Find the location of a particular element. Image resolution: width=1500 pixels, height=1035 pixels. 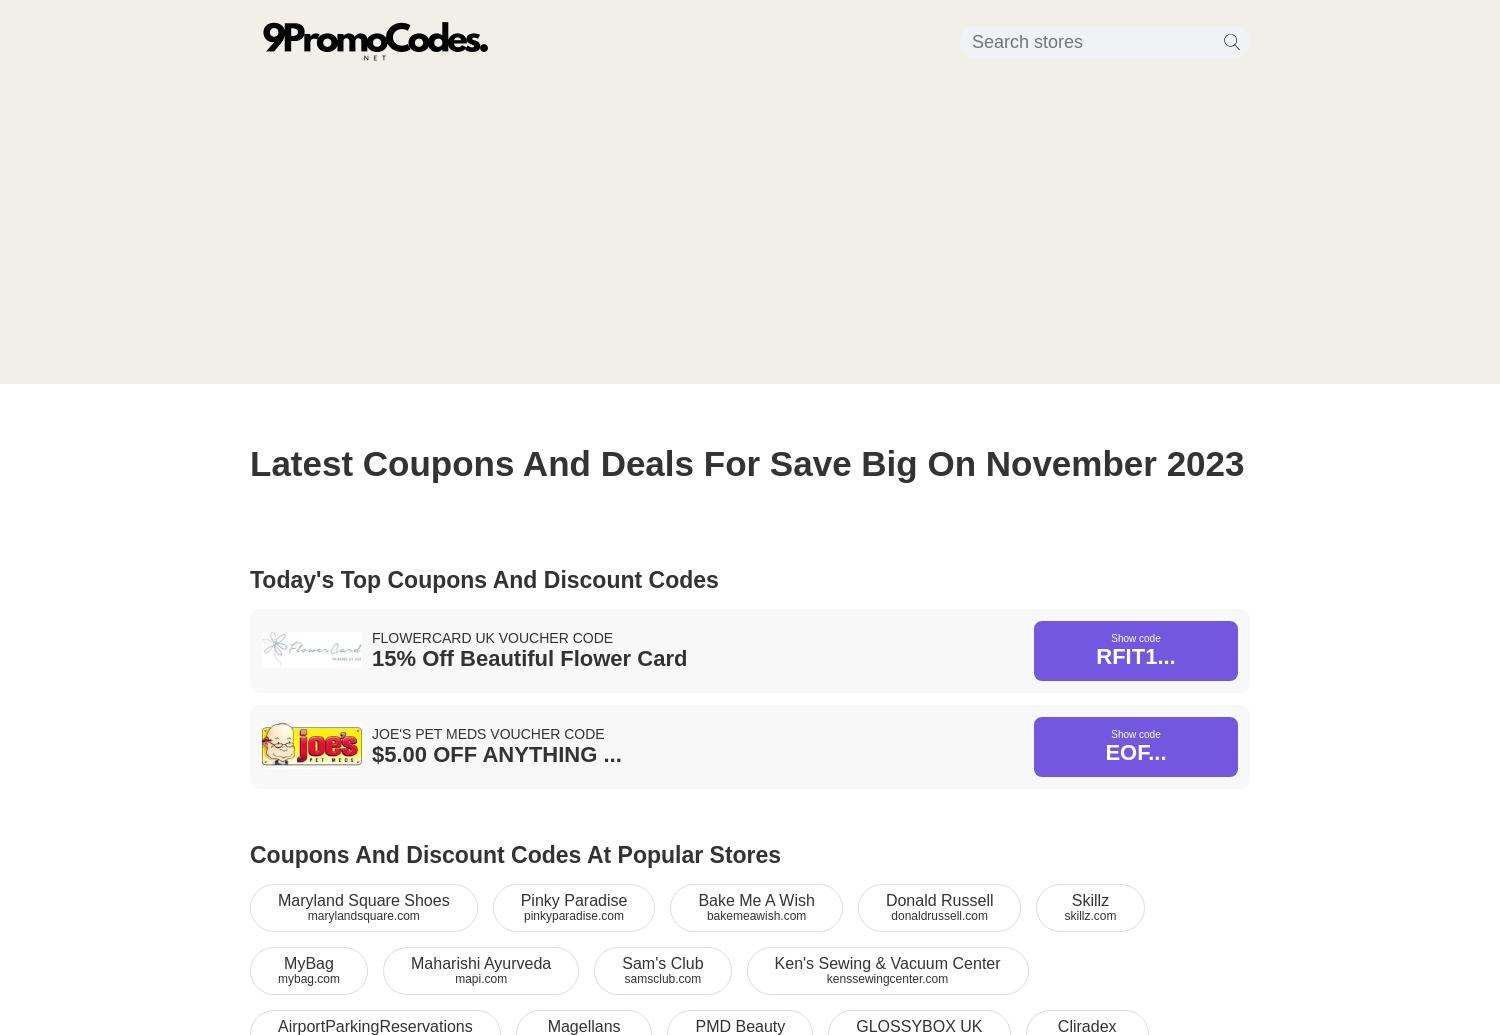

'Pinky Paradise' is located at coordinates (572, 899).